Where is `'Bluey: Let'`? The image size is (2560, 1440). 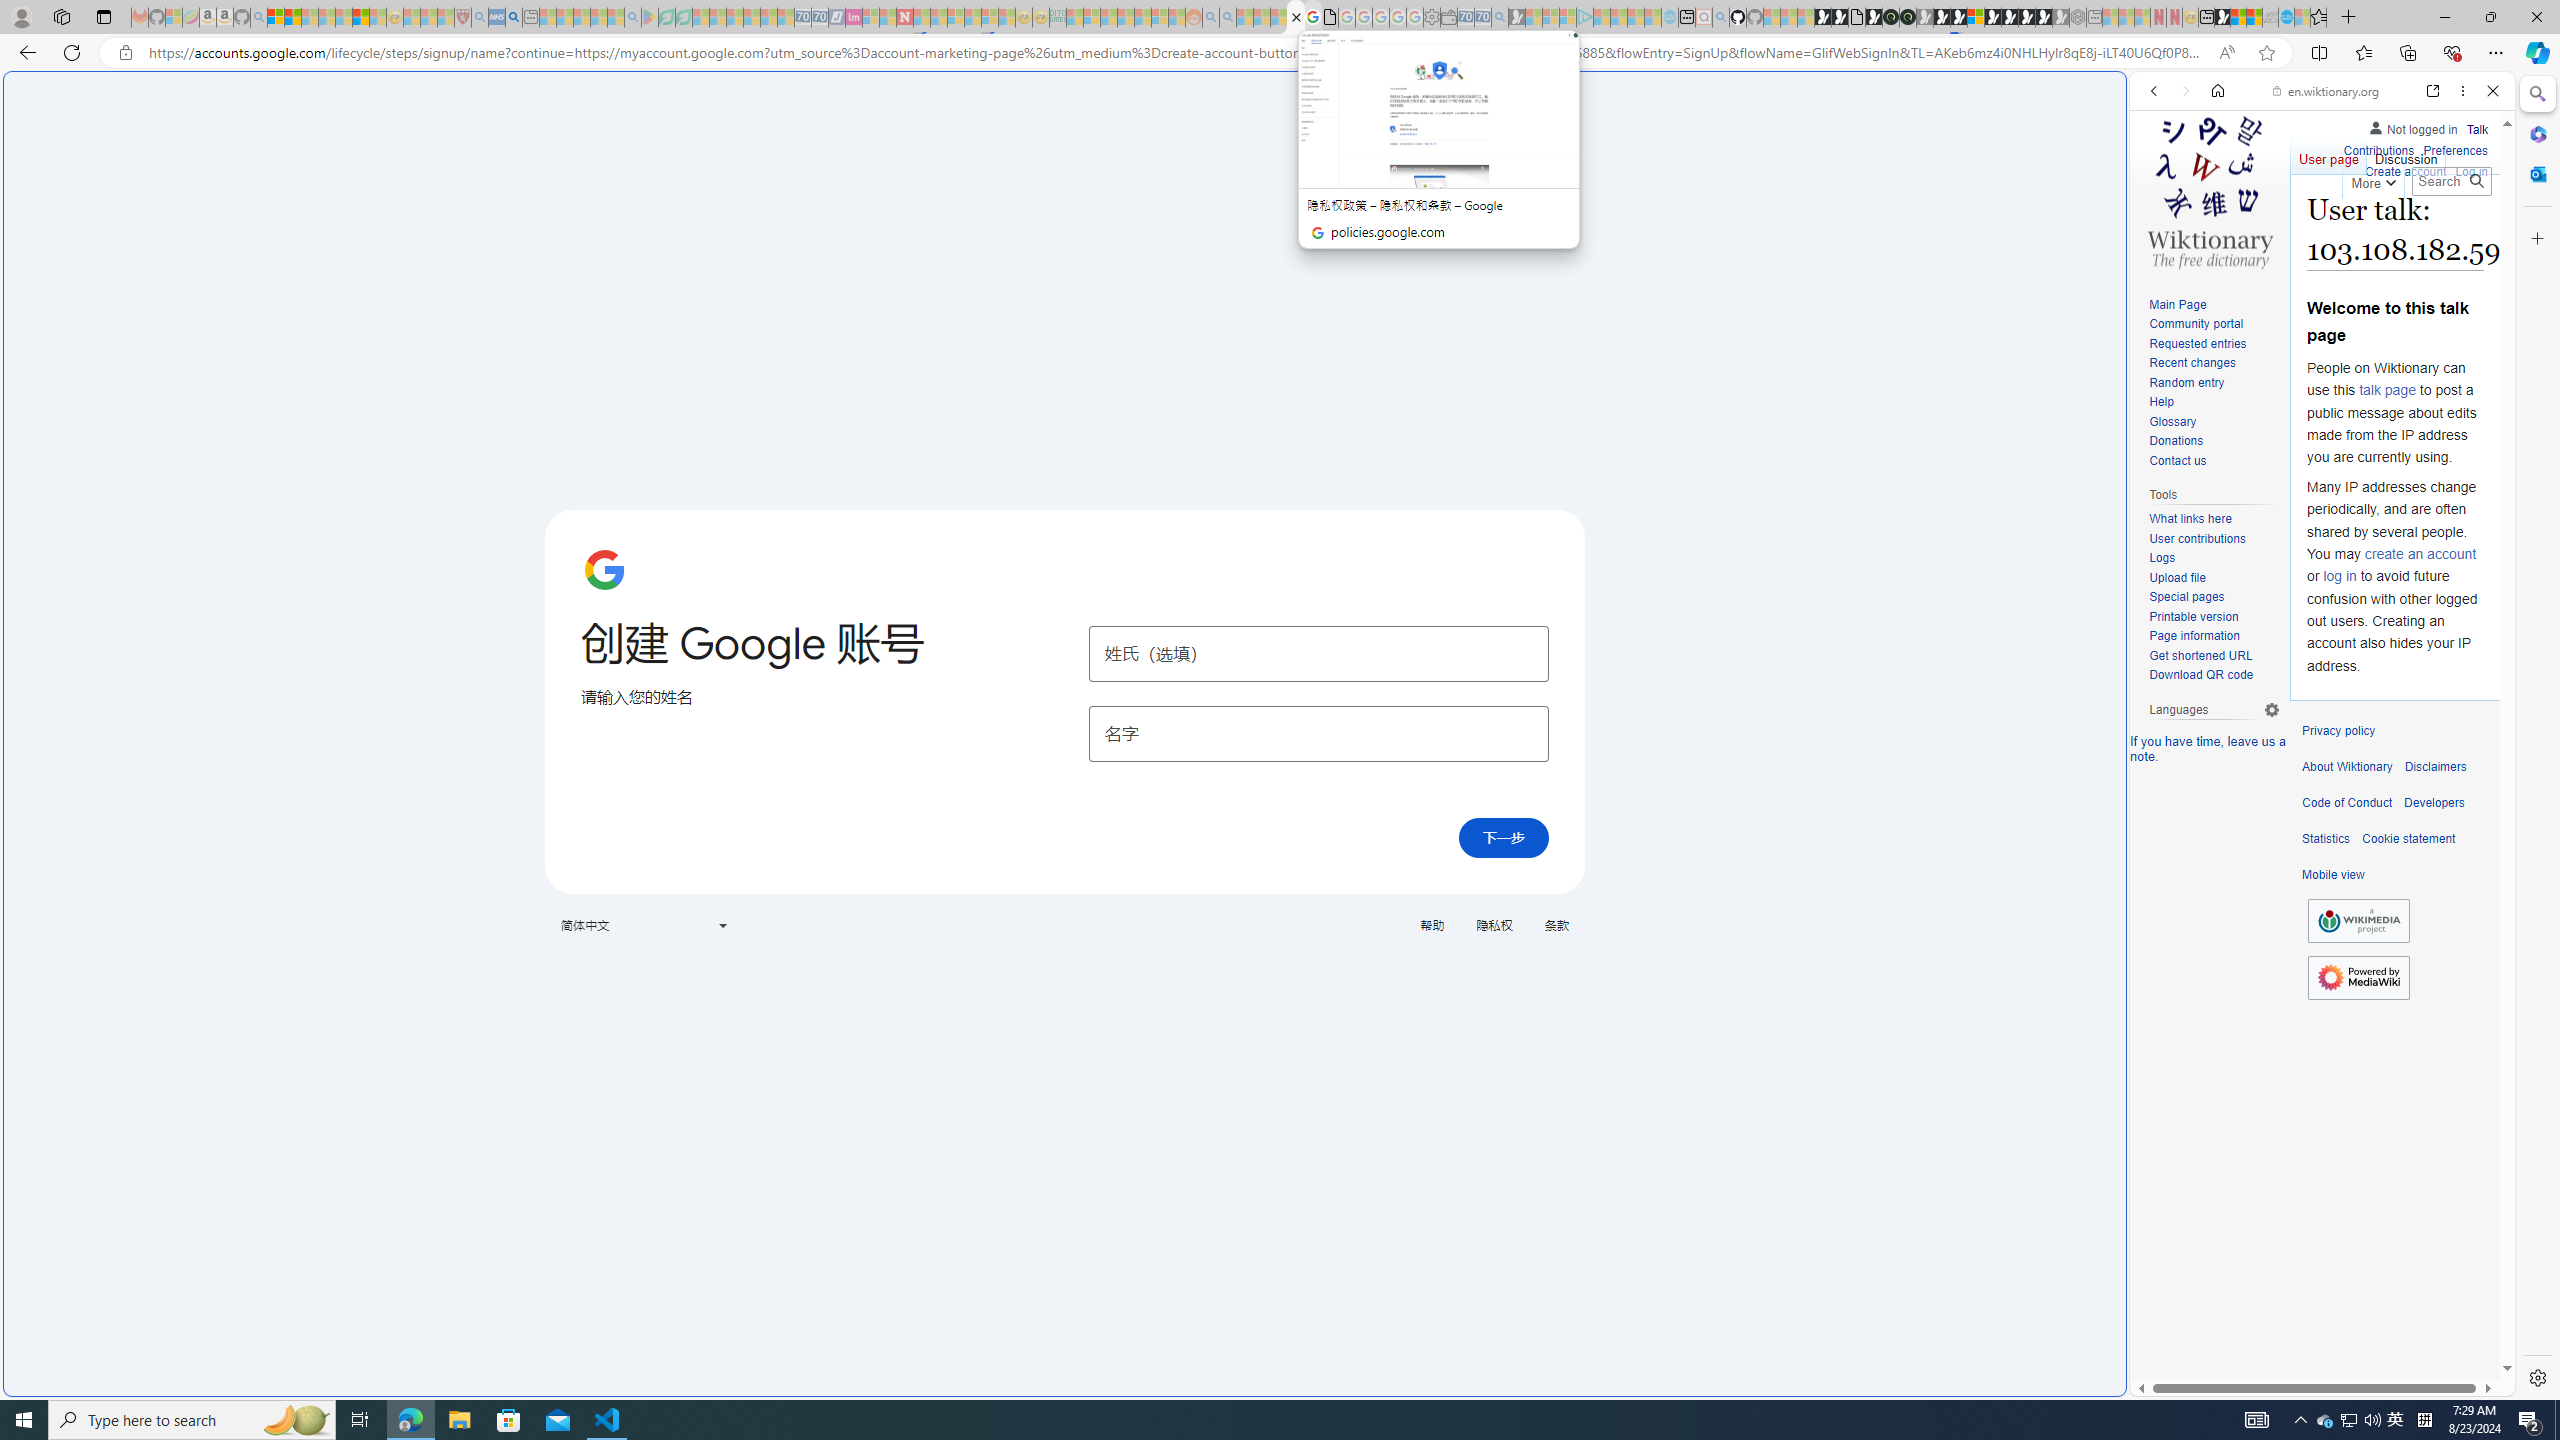
'Bluey: Let' is located at coordinates (649, 16).